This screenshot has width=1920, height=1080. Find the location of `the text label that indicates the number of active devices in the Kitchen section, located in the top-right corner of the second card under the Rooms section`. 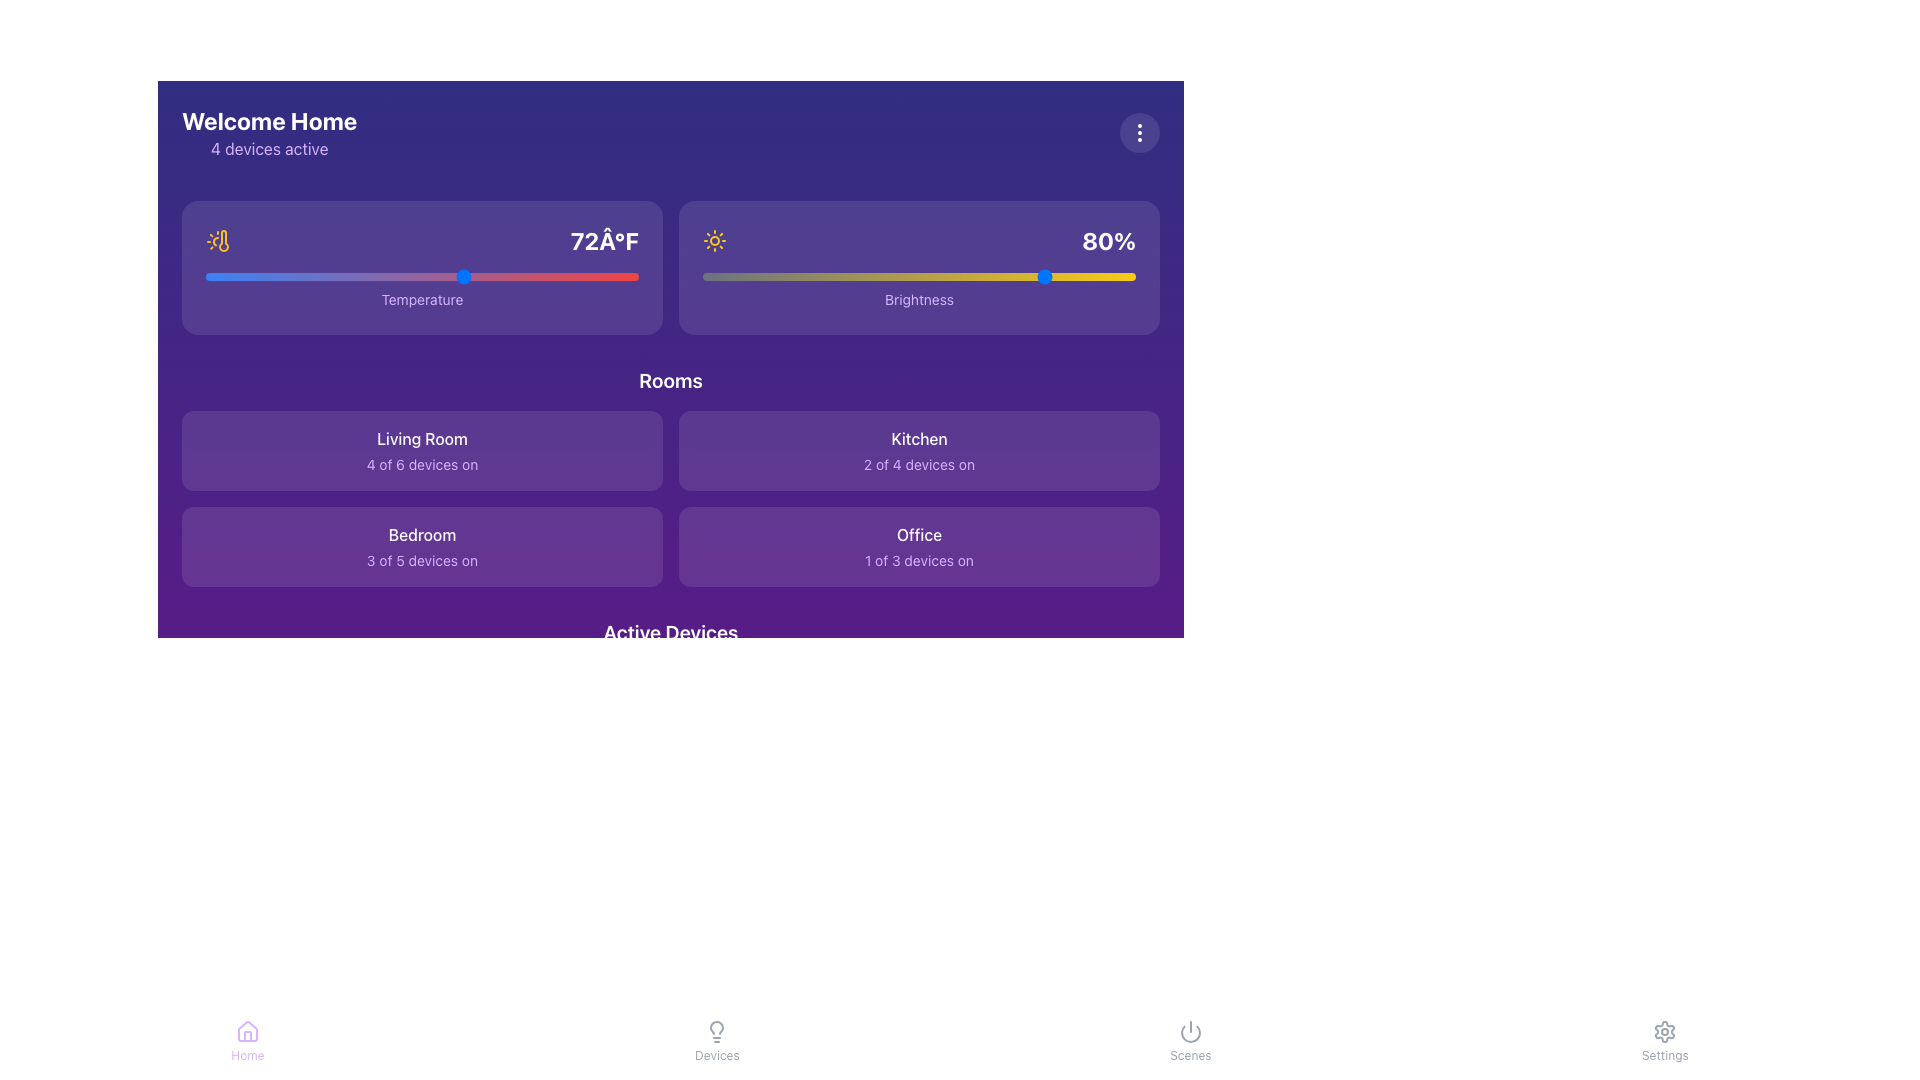

the text label that indicates the number of active devices in the Kitchen section, located in the top-right corner of the second card under the Rooms section is located at coordinates (918, 465).